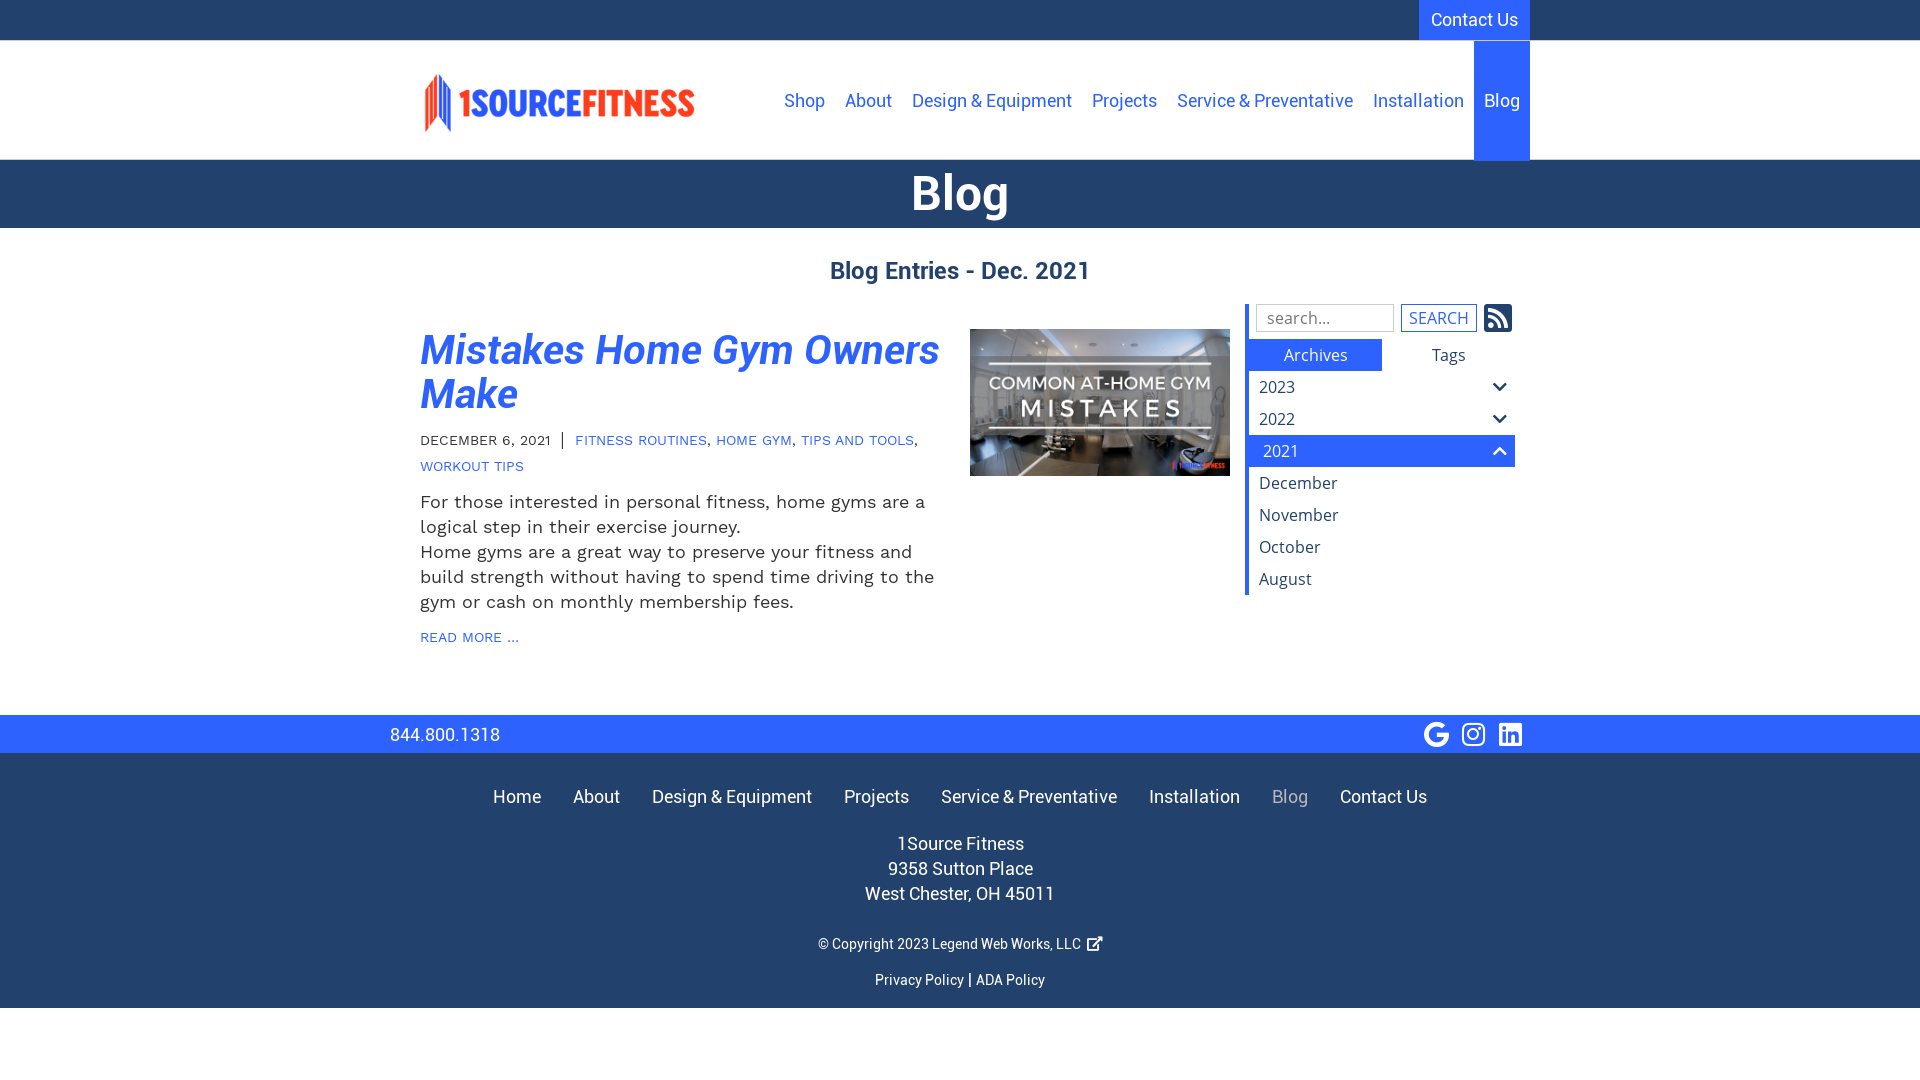  What do you see at coordinates (1290, 795) in the screenshot?
I see `'Blog'` at bounding box center [1290, 795].